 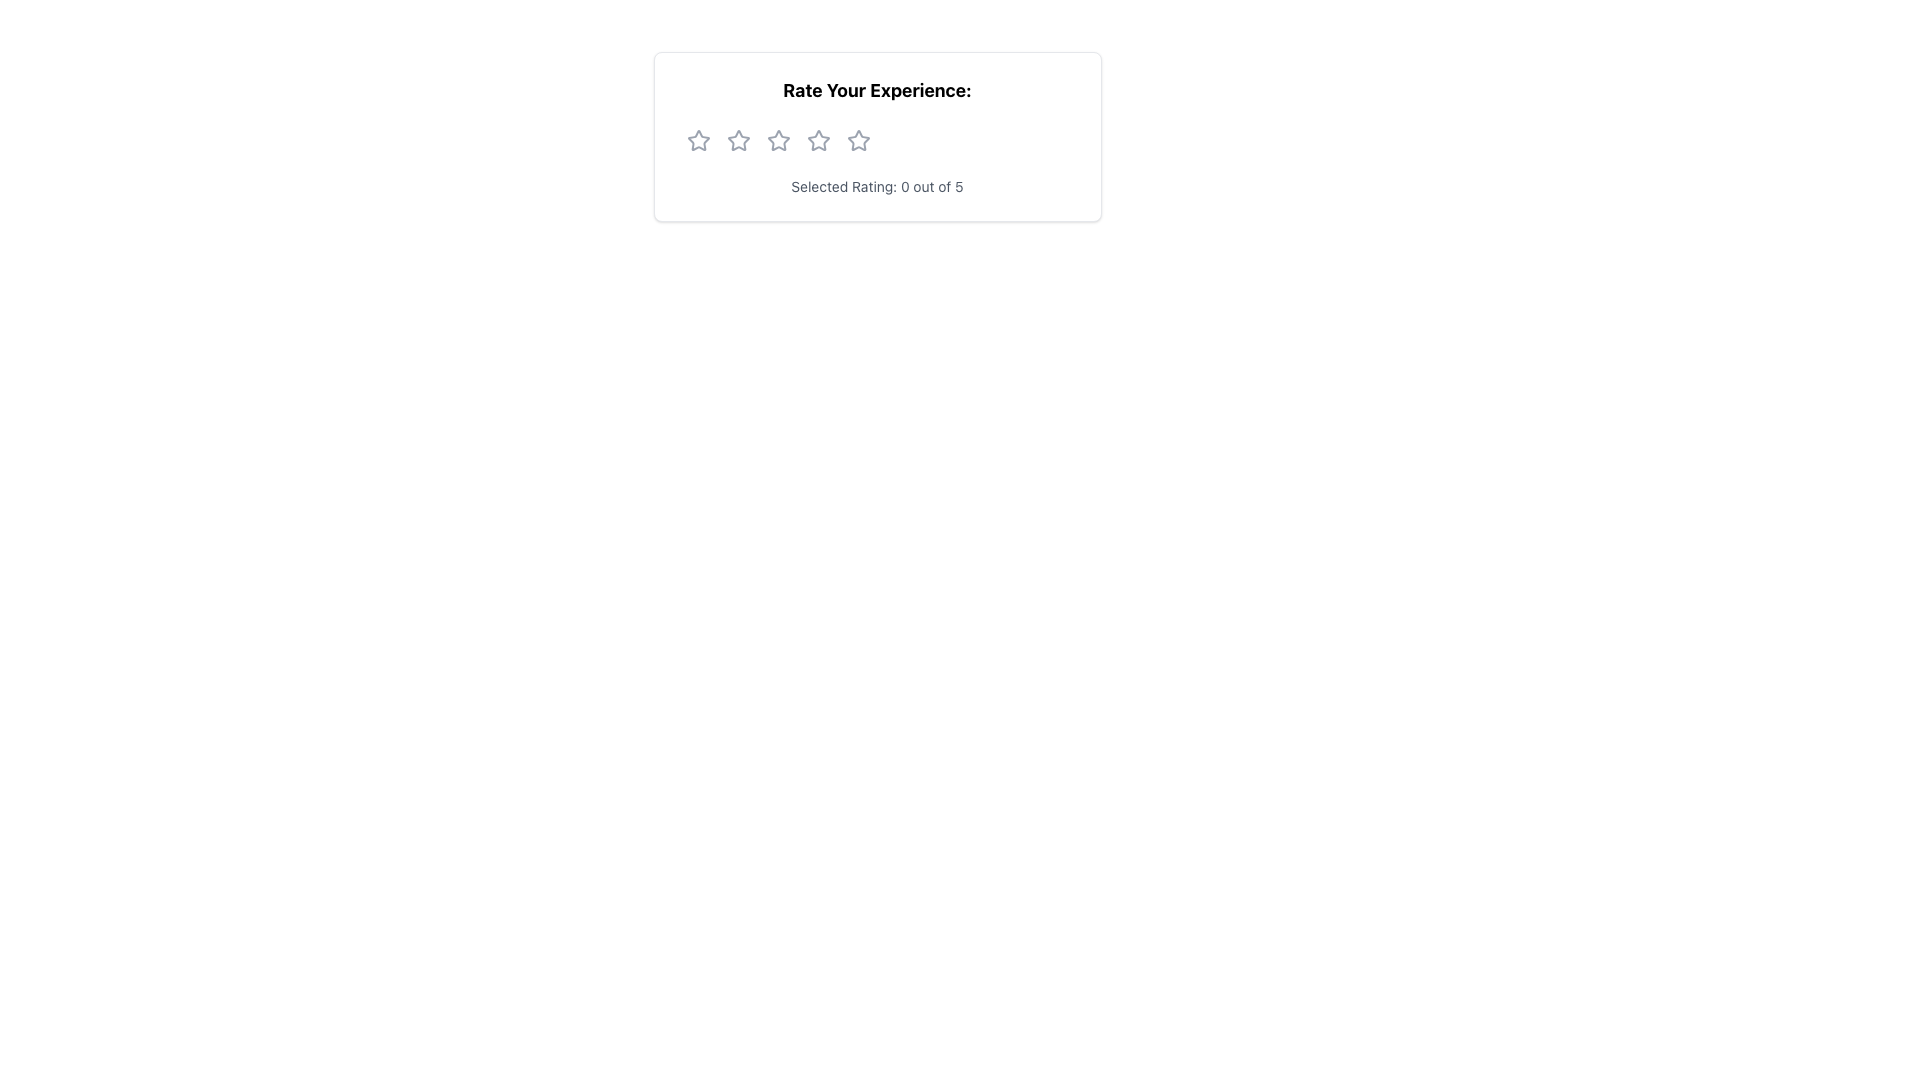 I want to click on one of the five unselected star icons in the 'Rate Your Experience:' card, so click(x=877, y=136).